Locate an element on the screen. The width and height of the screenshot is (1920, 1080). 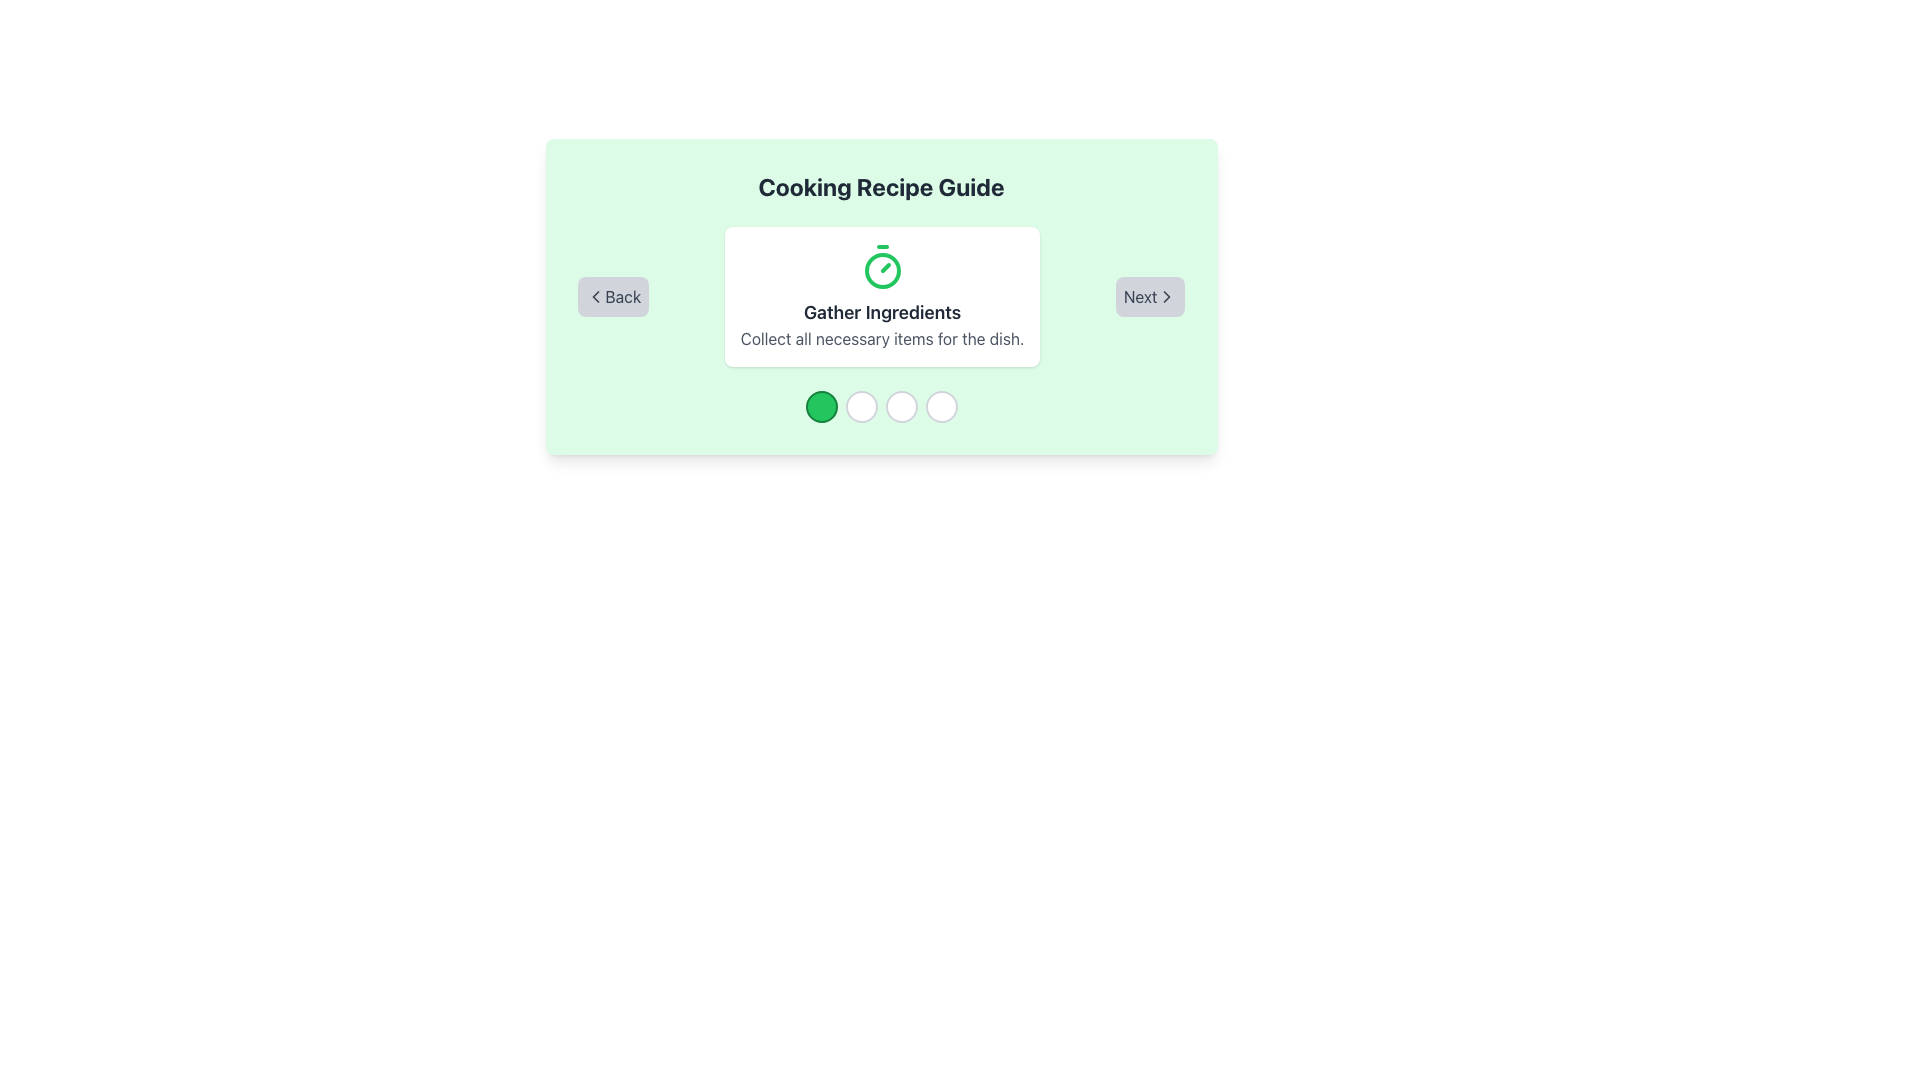
the Informational Content Box that displays a step or instruction in a process, which includes a title, an illustrative icon, and a description is located at coordinates (881, 297).